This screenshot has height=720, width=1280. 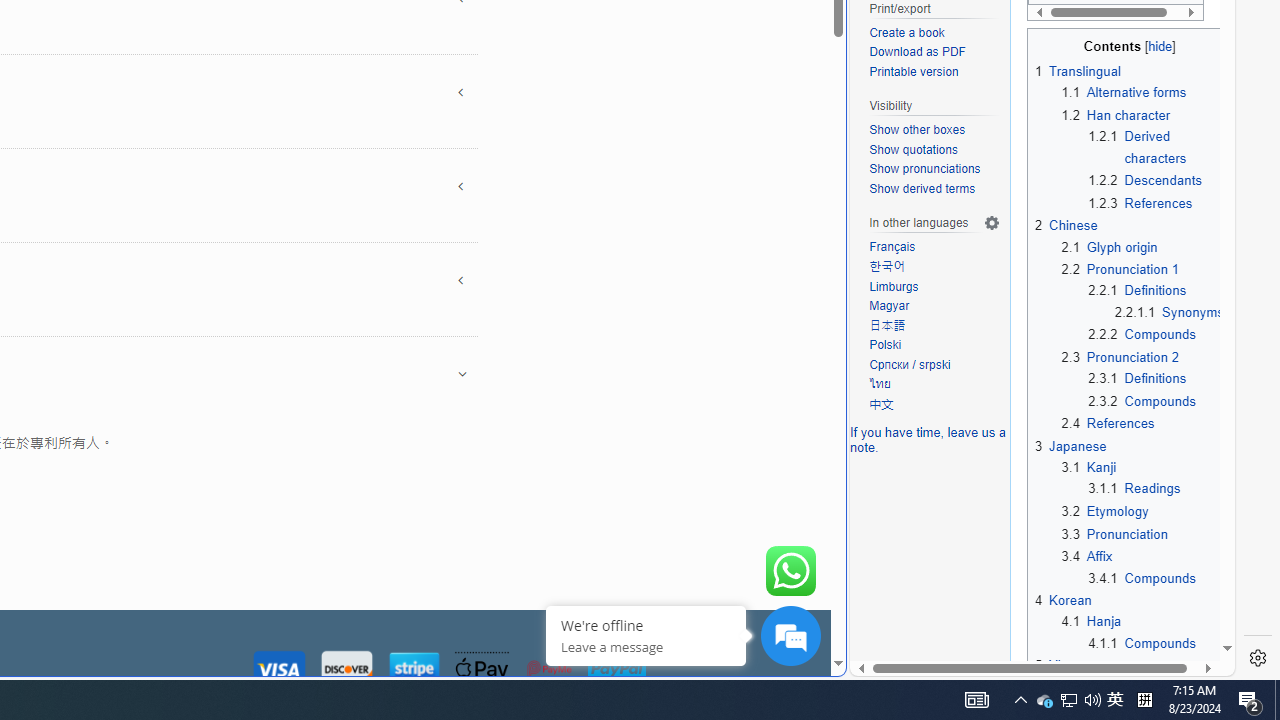 I want to click on '1.2.2Descendants', so click(x=1156, y=181).